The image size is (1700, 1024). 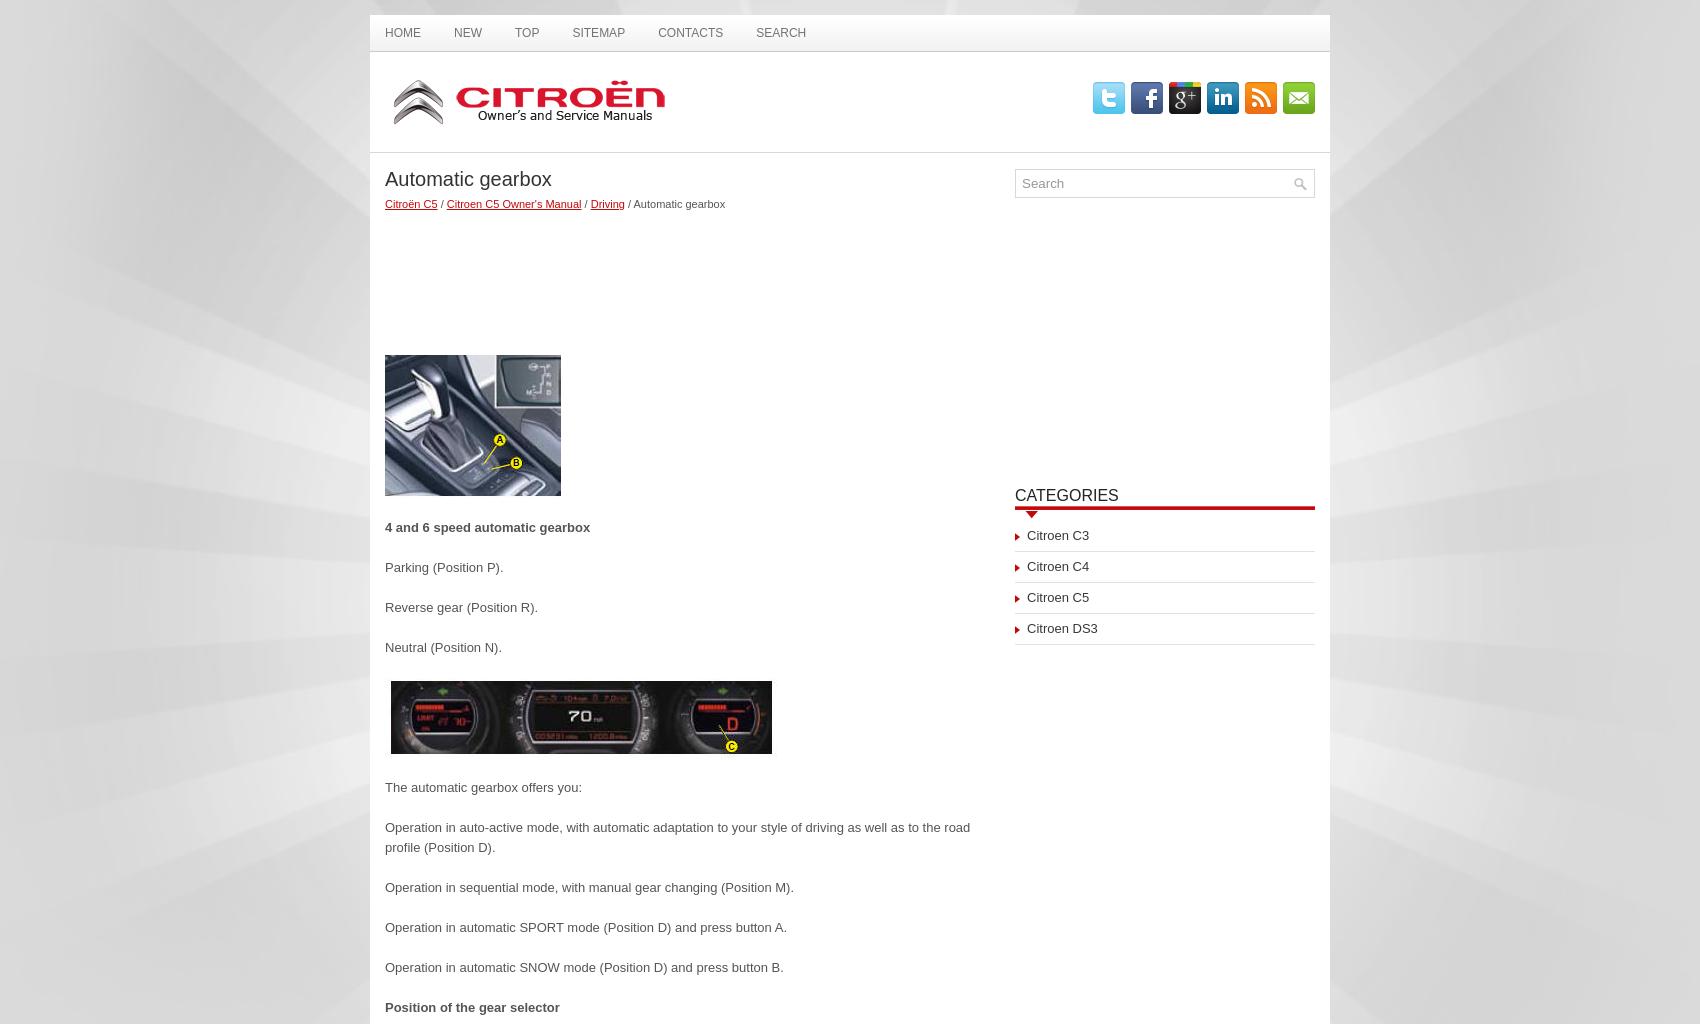 I want to click on 'Operation in automatic SNOW mode (Position D) and press button B.', so click(x=582, y=967).